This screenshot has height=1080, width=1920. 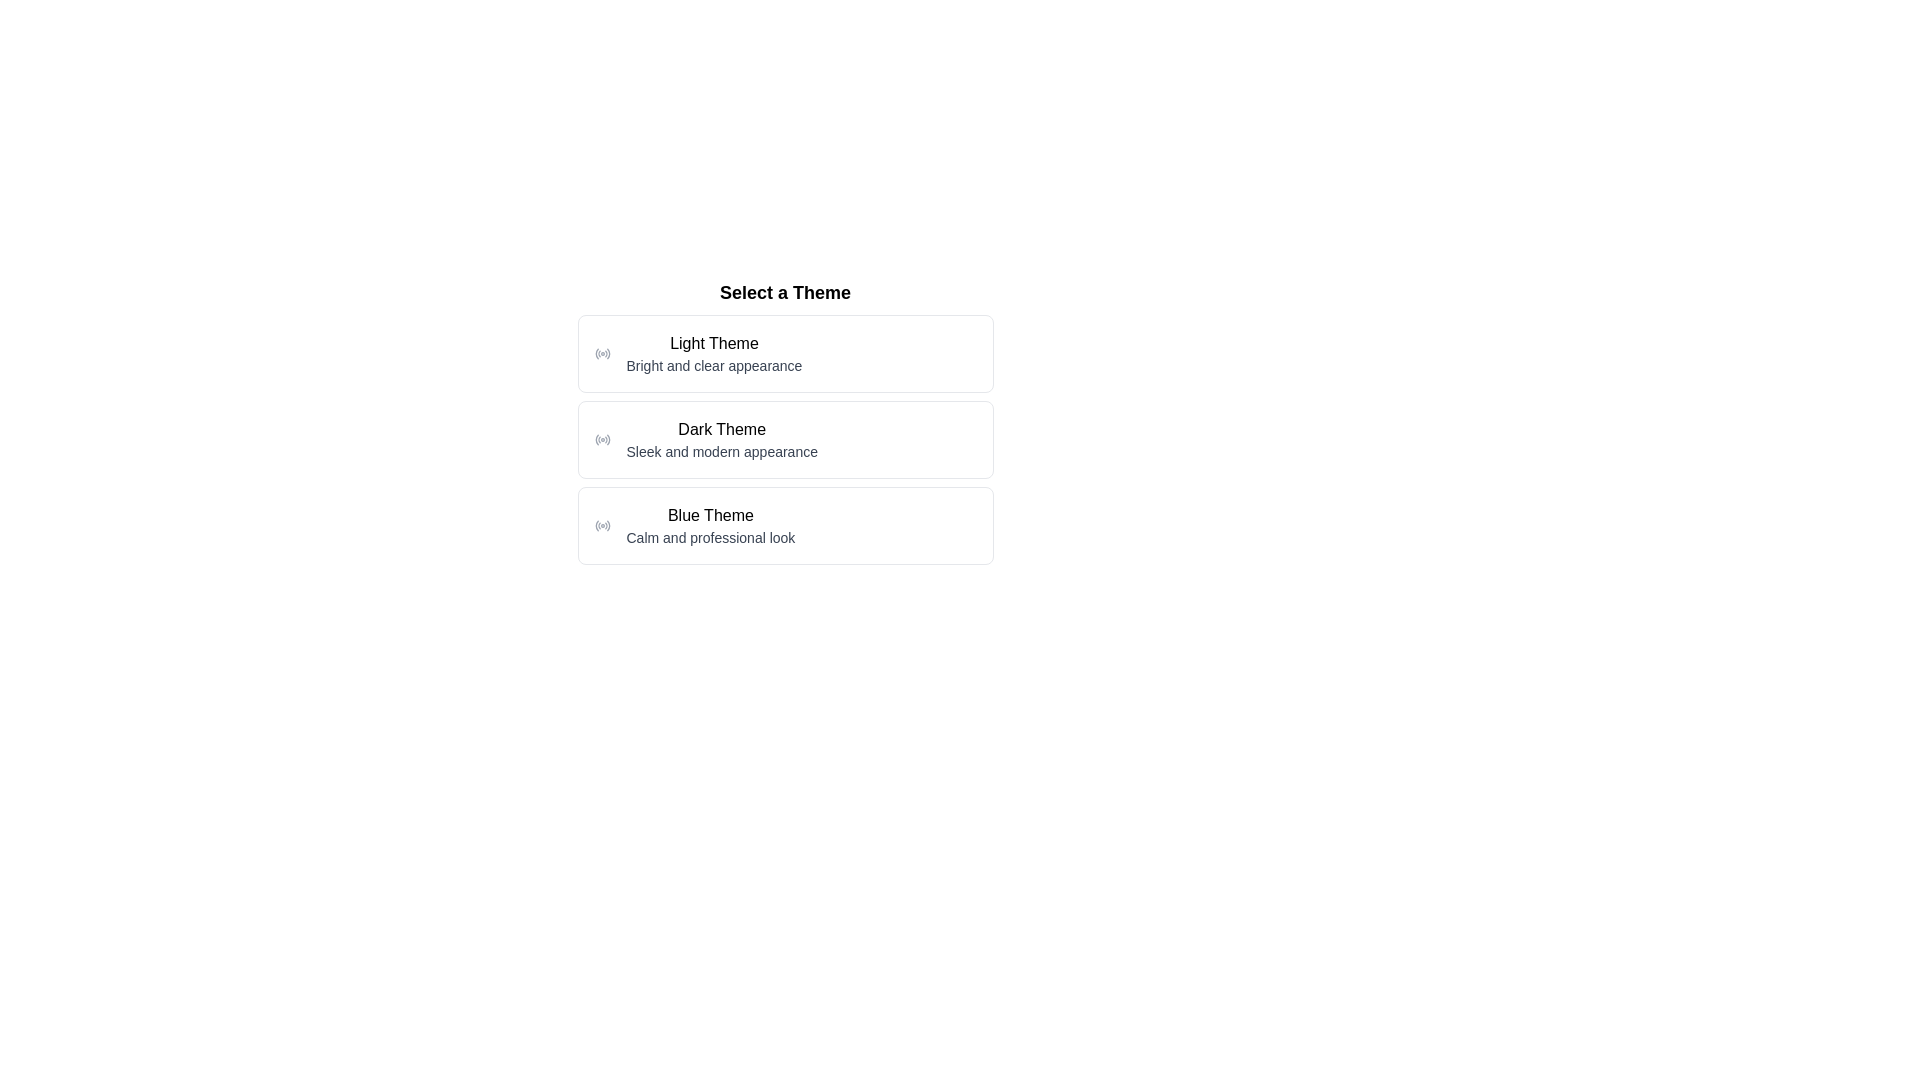 I want to click on the first card in the vertical stack that allows selecting the 'Light Theme' in the application, located just below the 'Select a Theme' heading, so click(x=784, y=353).